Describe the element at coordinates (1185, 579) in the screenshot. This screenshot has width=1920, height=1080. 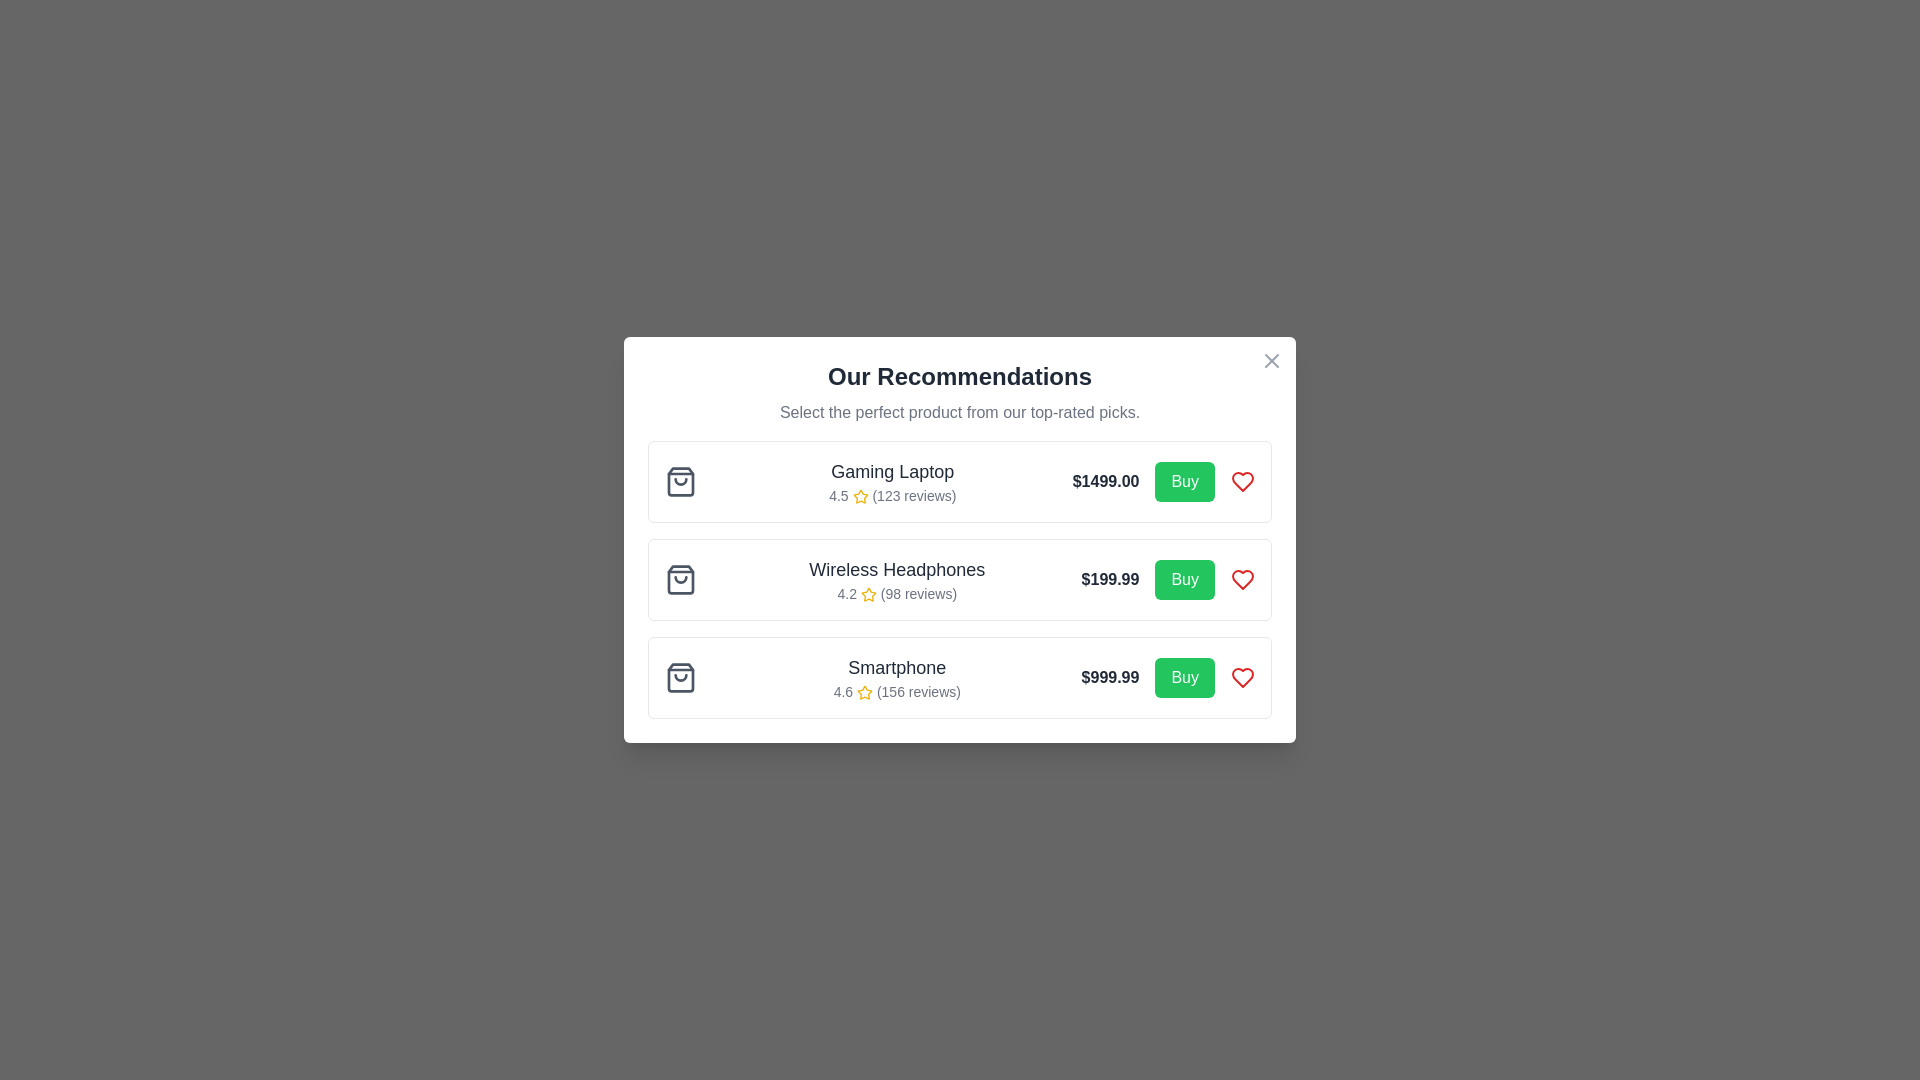
I see `the green 'Buy' button with rounded corners, which is located adjacent to the price information for 'Wireless Headphones'` at that location.